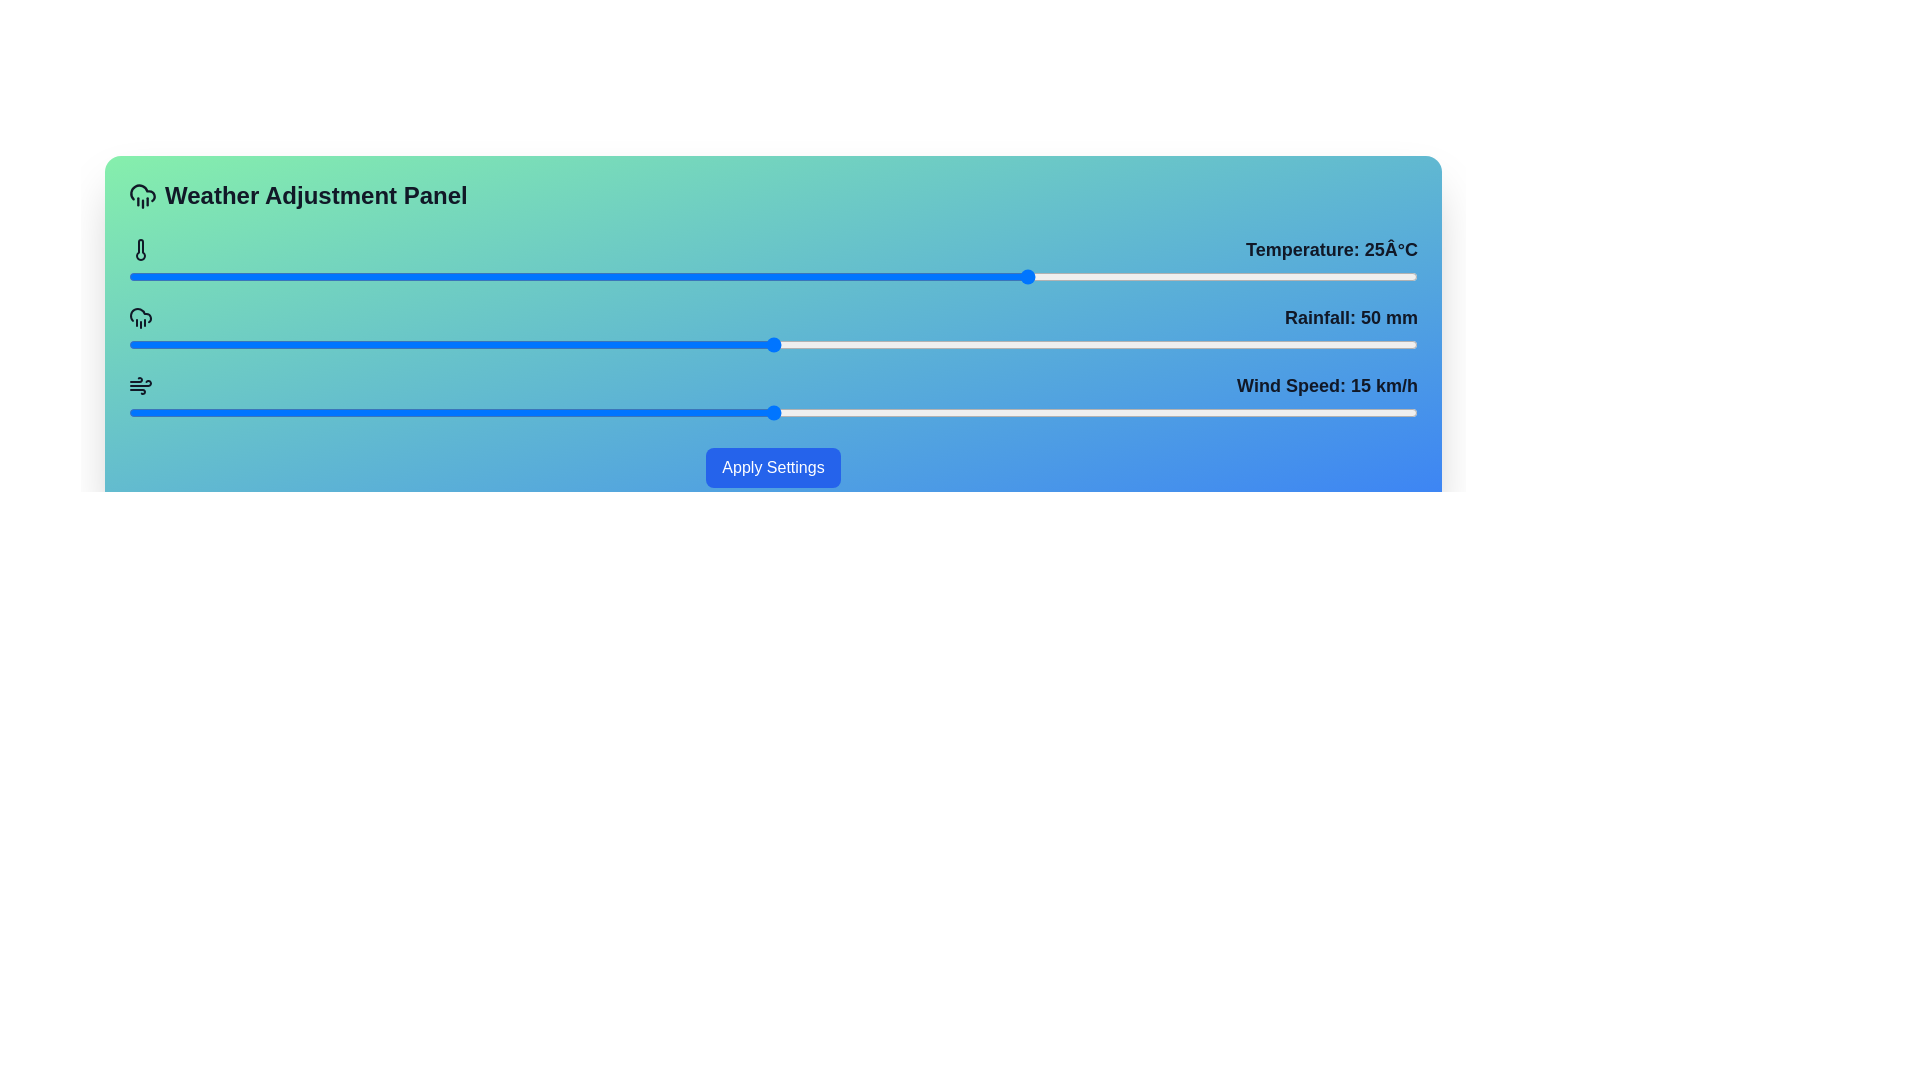 This screenshot has height=1080, width=1920. Describe the element at coordinates (142, 193) in the screenshot. I see `the cloud icon representing the upper part of the cloud-and-rain vector in the Weather Adjustment Panel` at that location.